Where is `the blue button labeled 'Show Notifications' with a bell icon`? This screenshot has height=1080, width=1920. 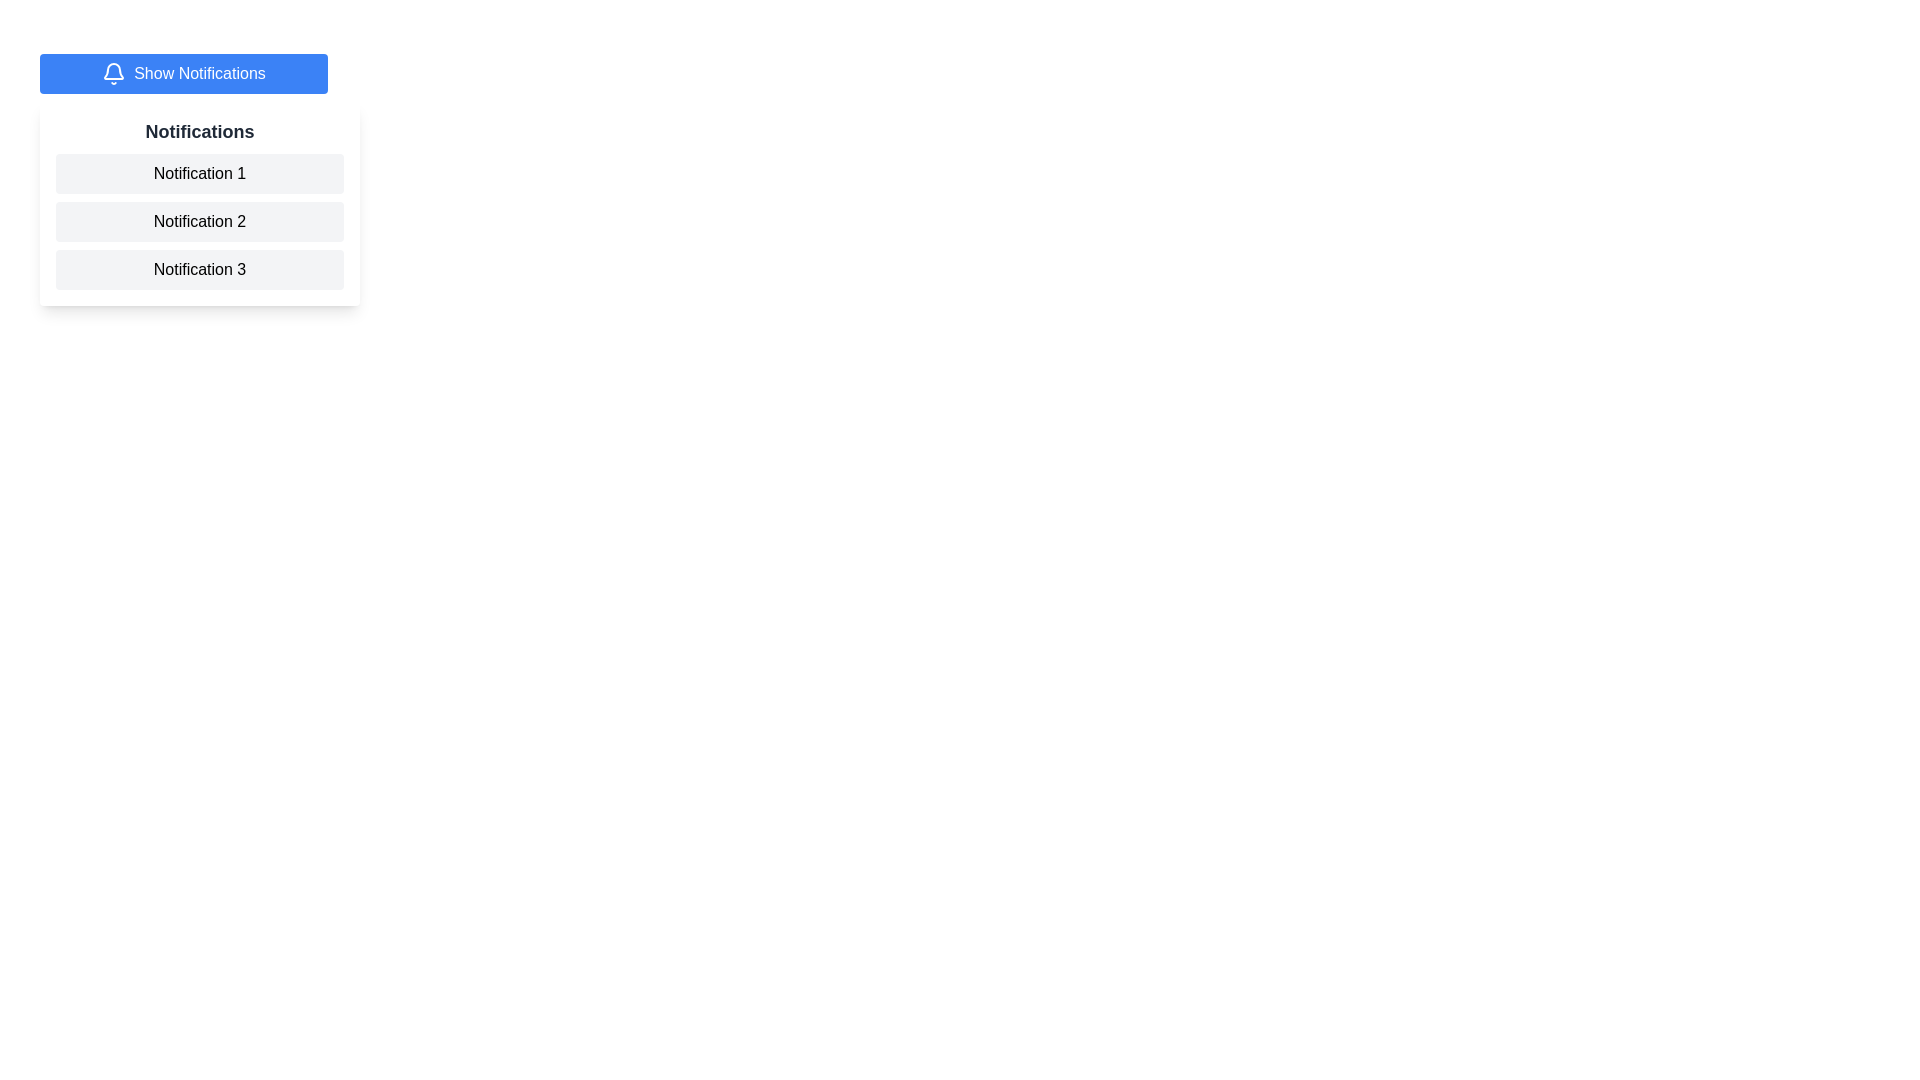
the blue button labeled 'Show Notifications' with a bell icon is located at coordinates (183, 72).